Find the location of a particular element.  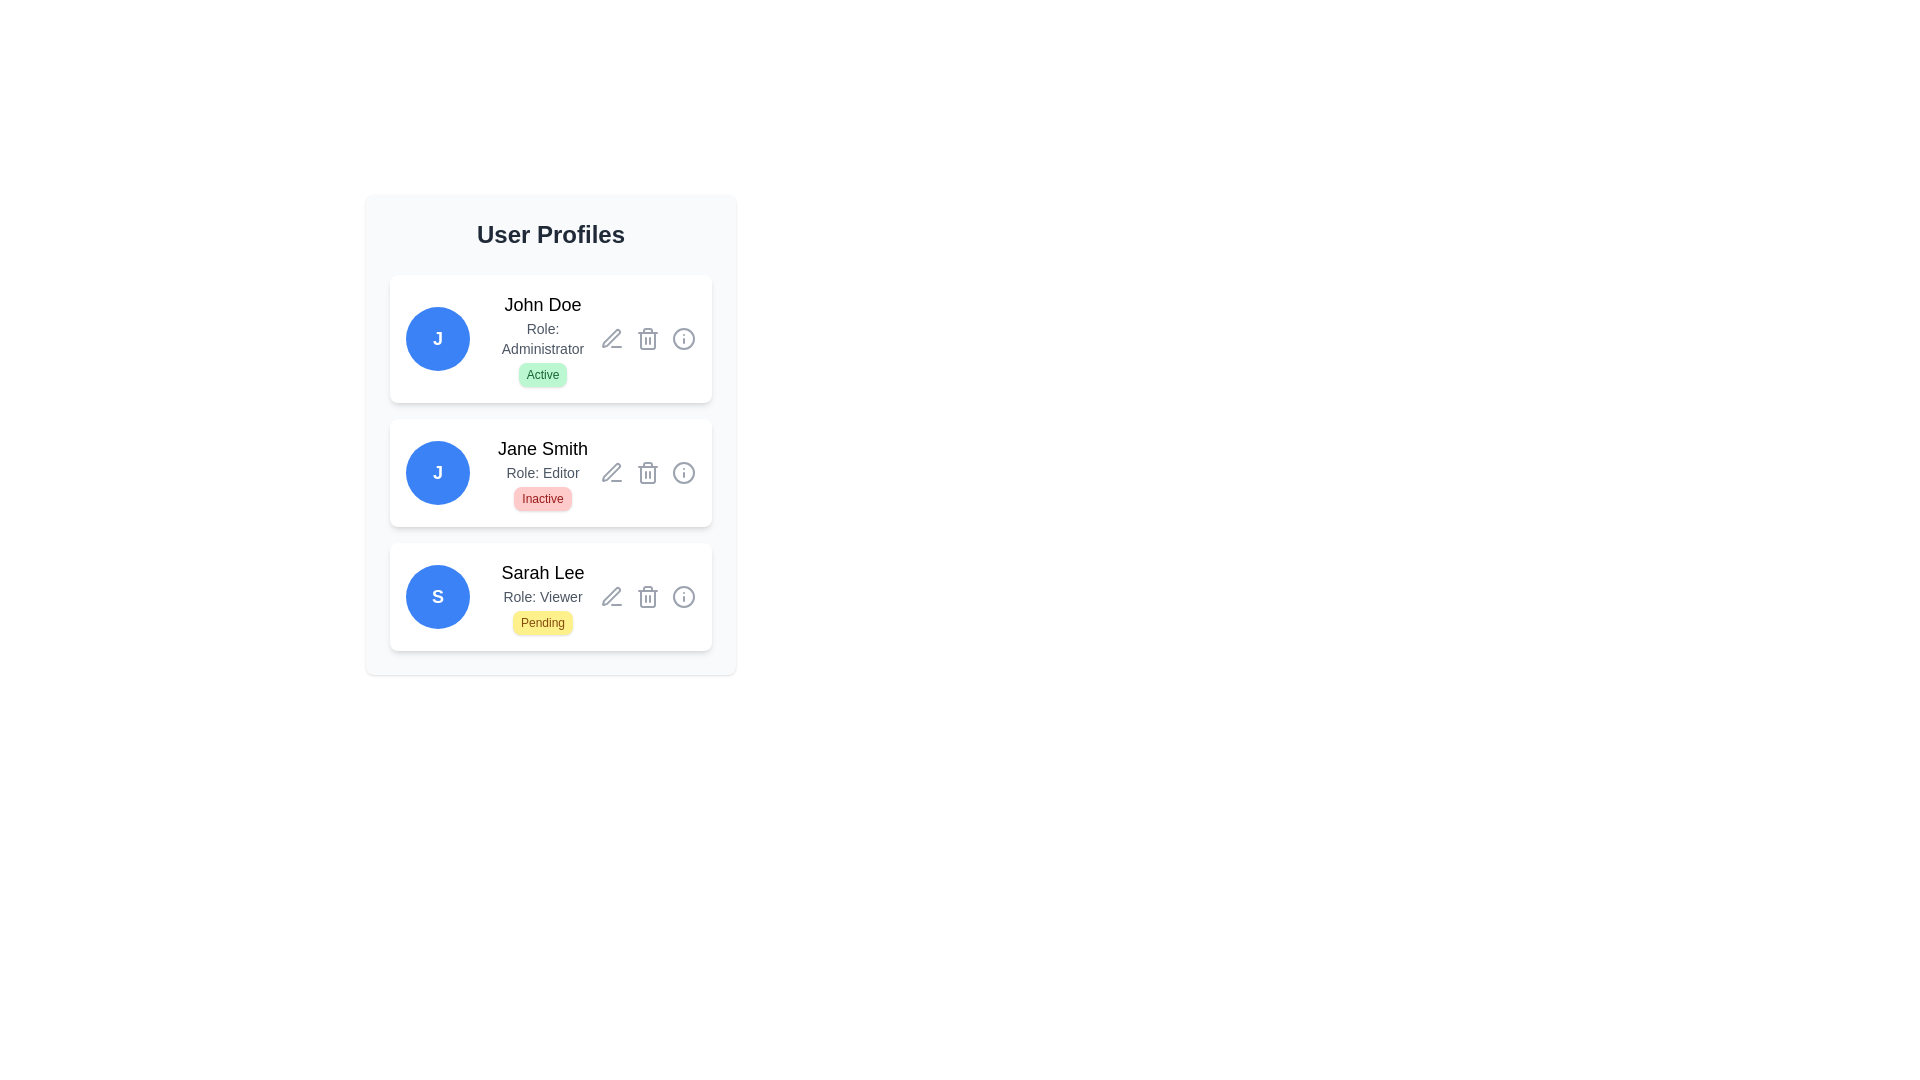

the Text label that displays the user's name, located in the second row of user profile cards, above the 'Role: Editor' text and 'Inactive' status badge is located at coordinates (542, 447).